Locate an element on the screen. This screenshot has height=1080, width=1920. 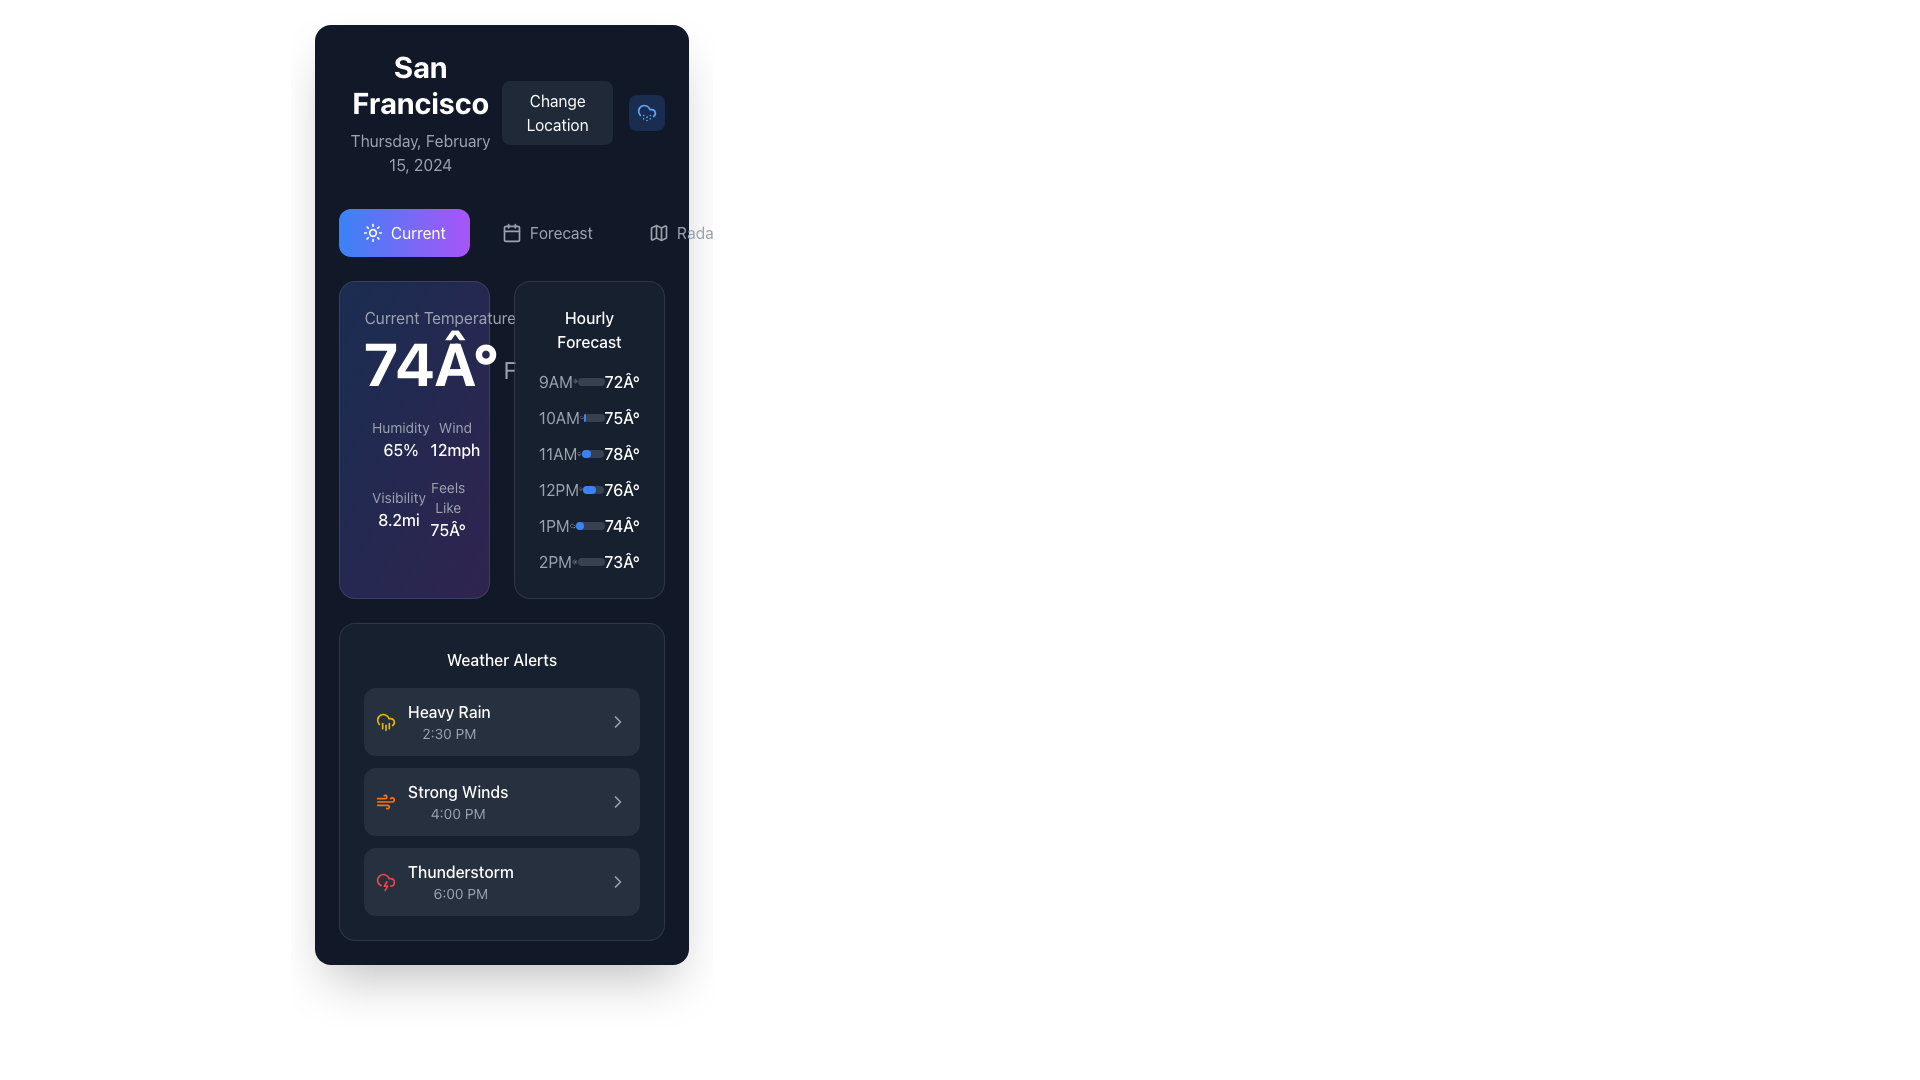
the text label that serves as the title for the 'Weather Alerts' section, positioned at the top of the section, above the list of weather alerts is located at coordinates (502, 659).